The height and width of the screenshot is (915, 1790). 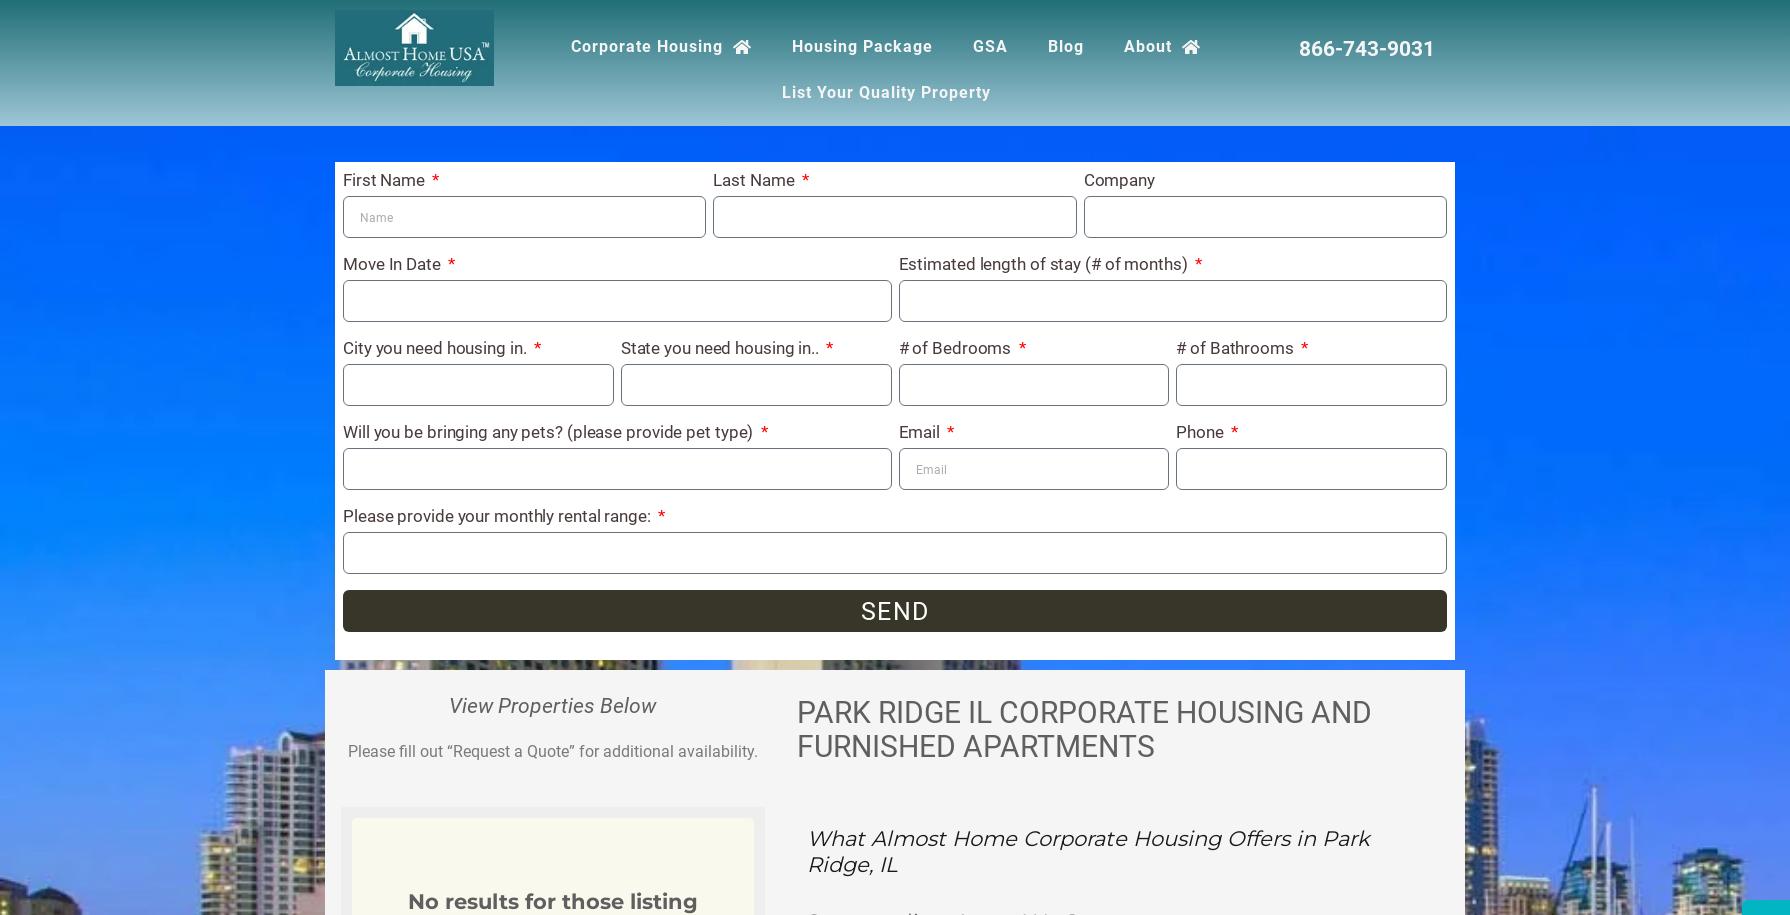 What do you see at coordinates (1118, 178) in the screenshot?
I see `'Company'` at bounding box center [1118, 178].